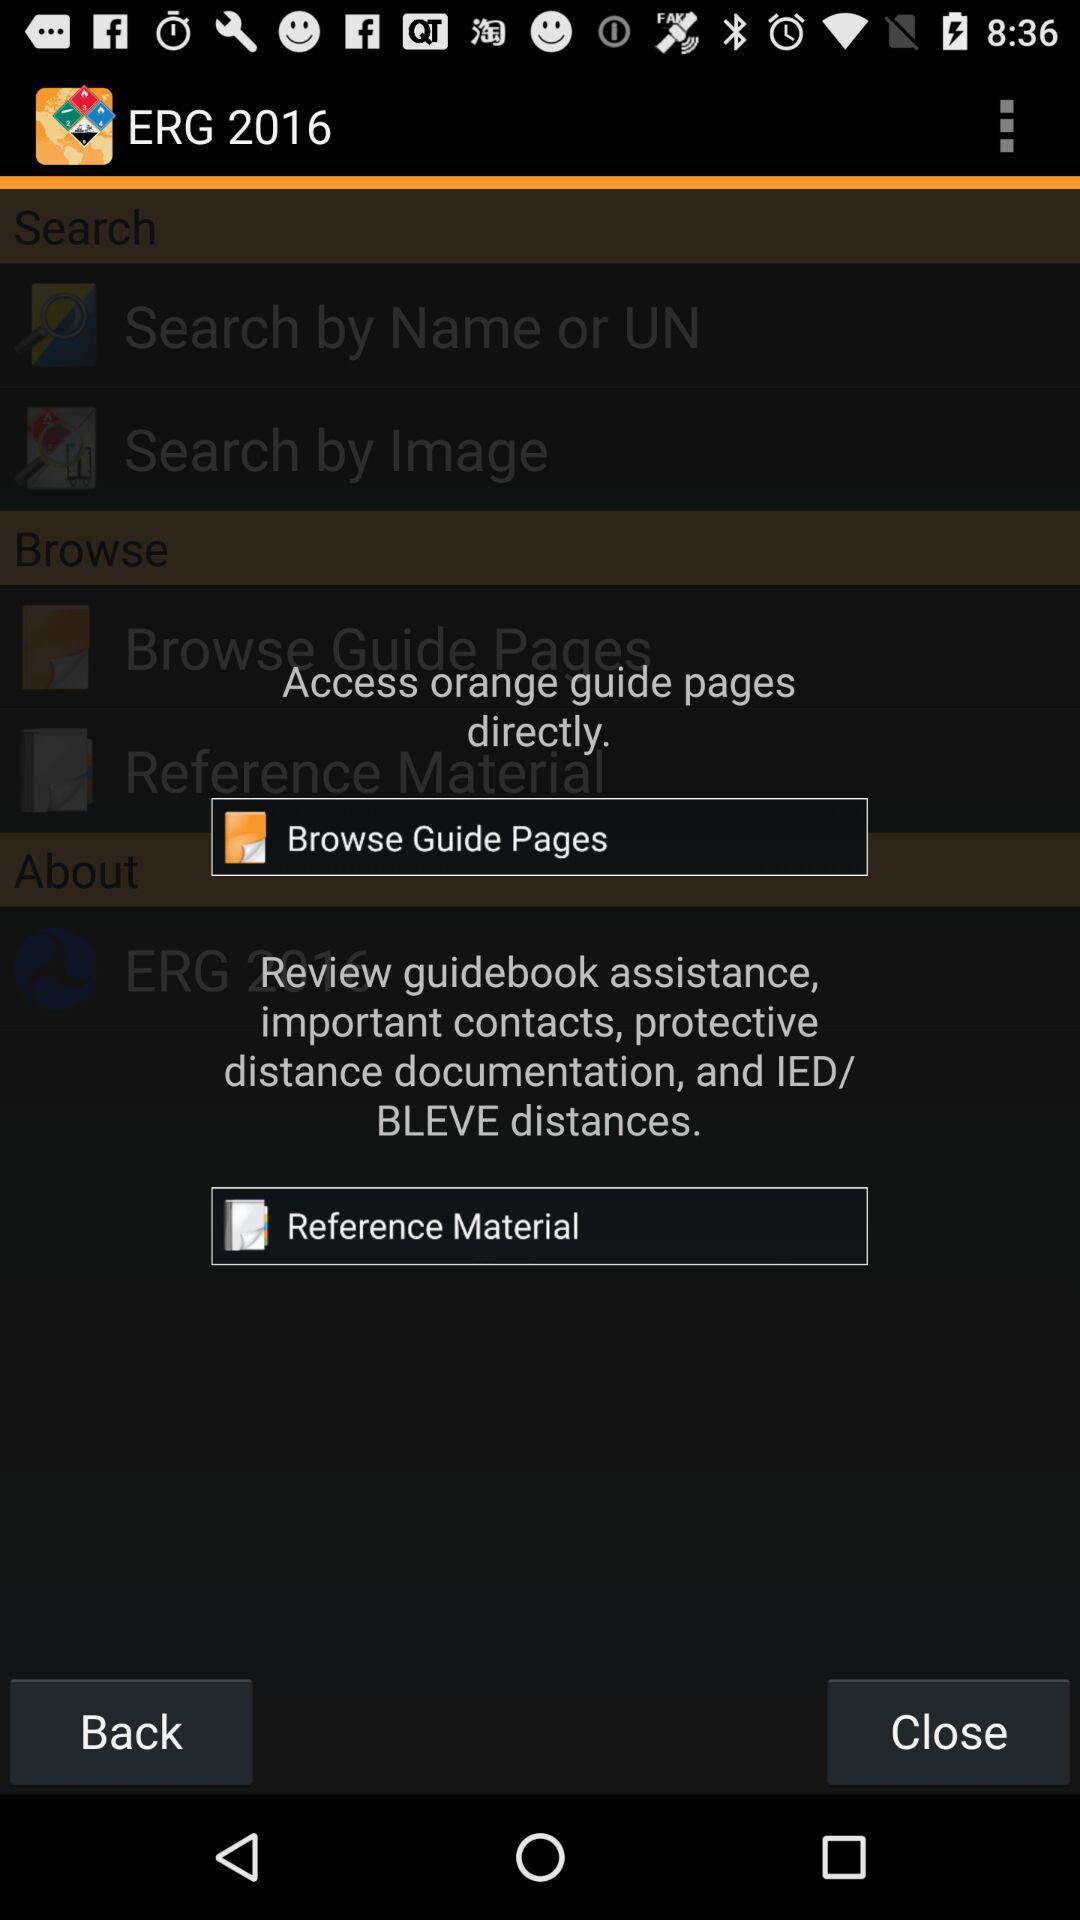  What do you see at coordinates (1006, 124) in the screenshot?
I see `the app above the search icon` at bounding box center [1006, 124].